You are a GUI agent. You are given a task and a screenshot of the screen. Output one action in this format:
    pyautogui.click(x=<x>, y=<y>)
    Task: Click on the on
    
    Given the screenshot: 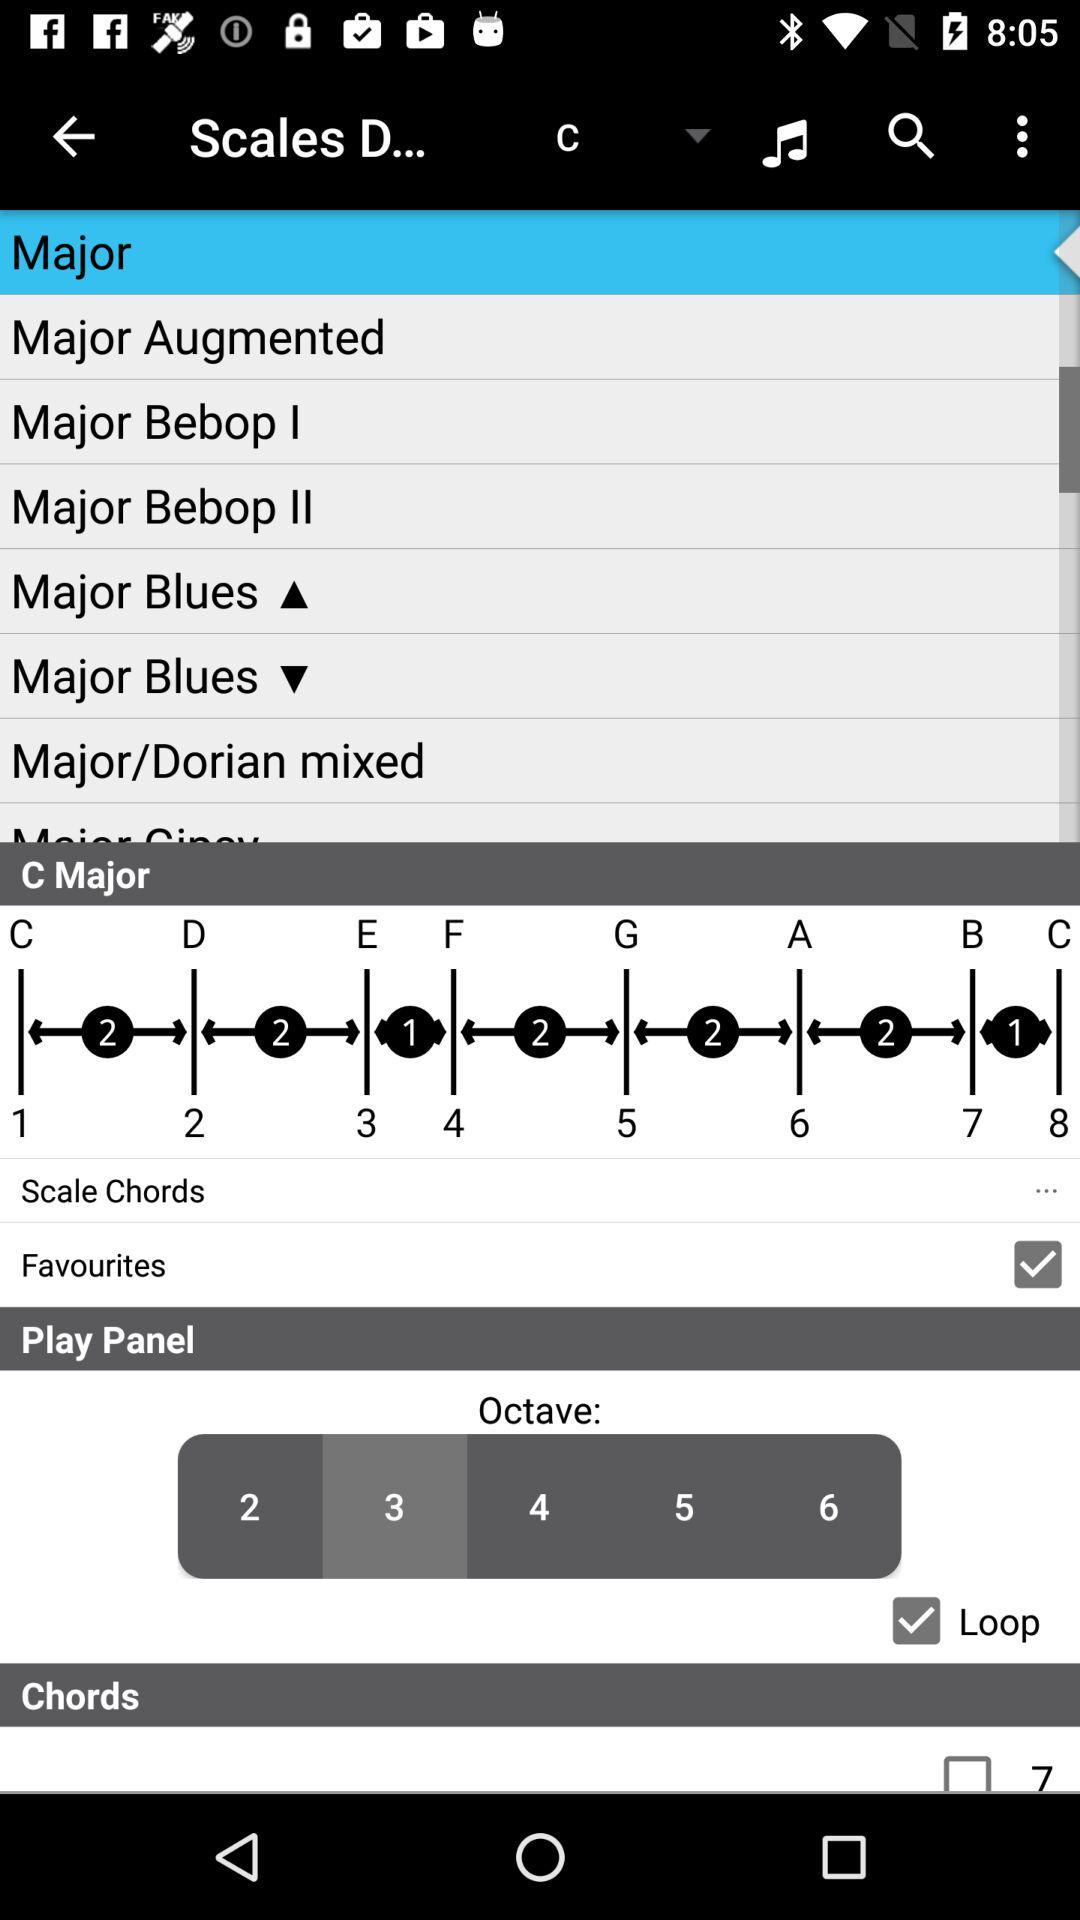 What is the action you would take?
    pyautogui.click(x=977, y=1758)
    